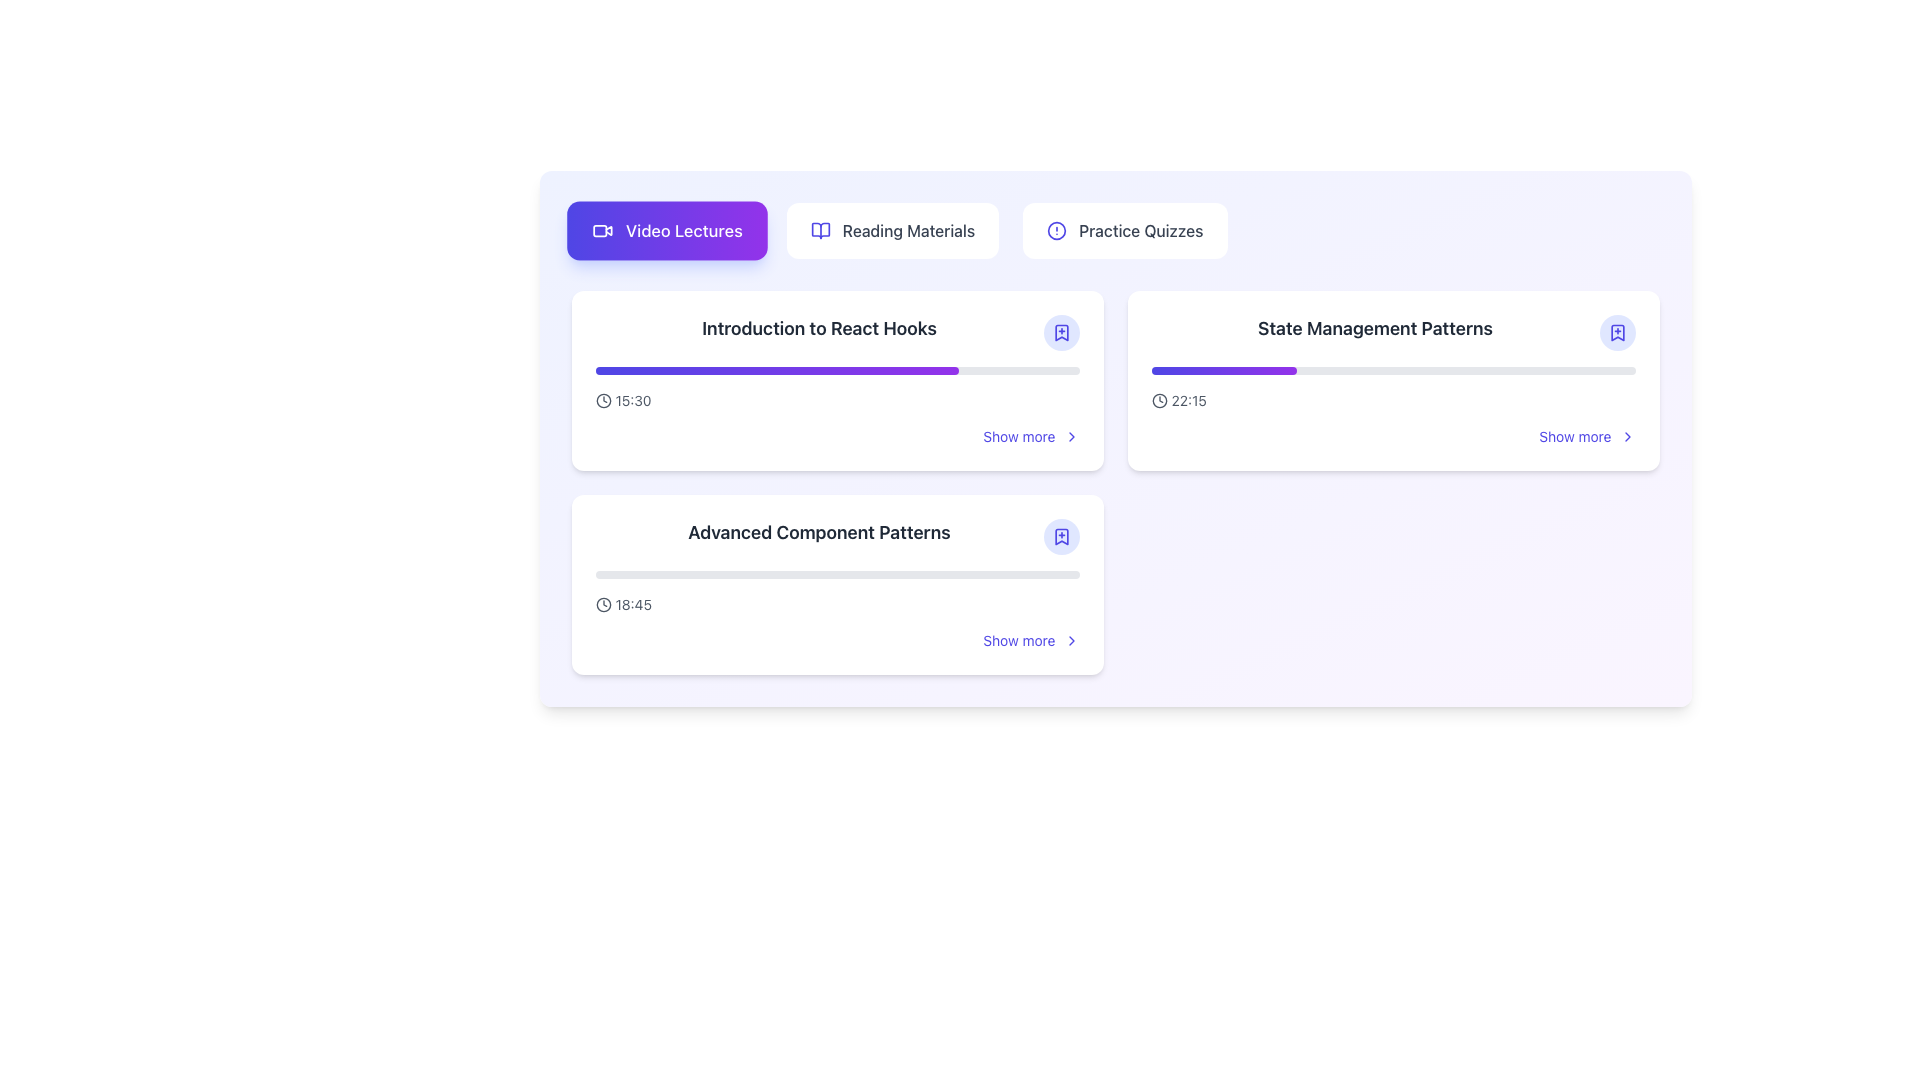 The height and width of the screenshot is (1080, 1920). I want to click on the chevron icon next to the 'Show more' link under the 'State Management Patterns' title, so click(1627, 435).